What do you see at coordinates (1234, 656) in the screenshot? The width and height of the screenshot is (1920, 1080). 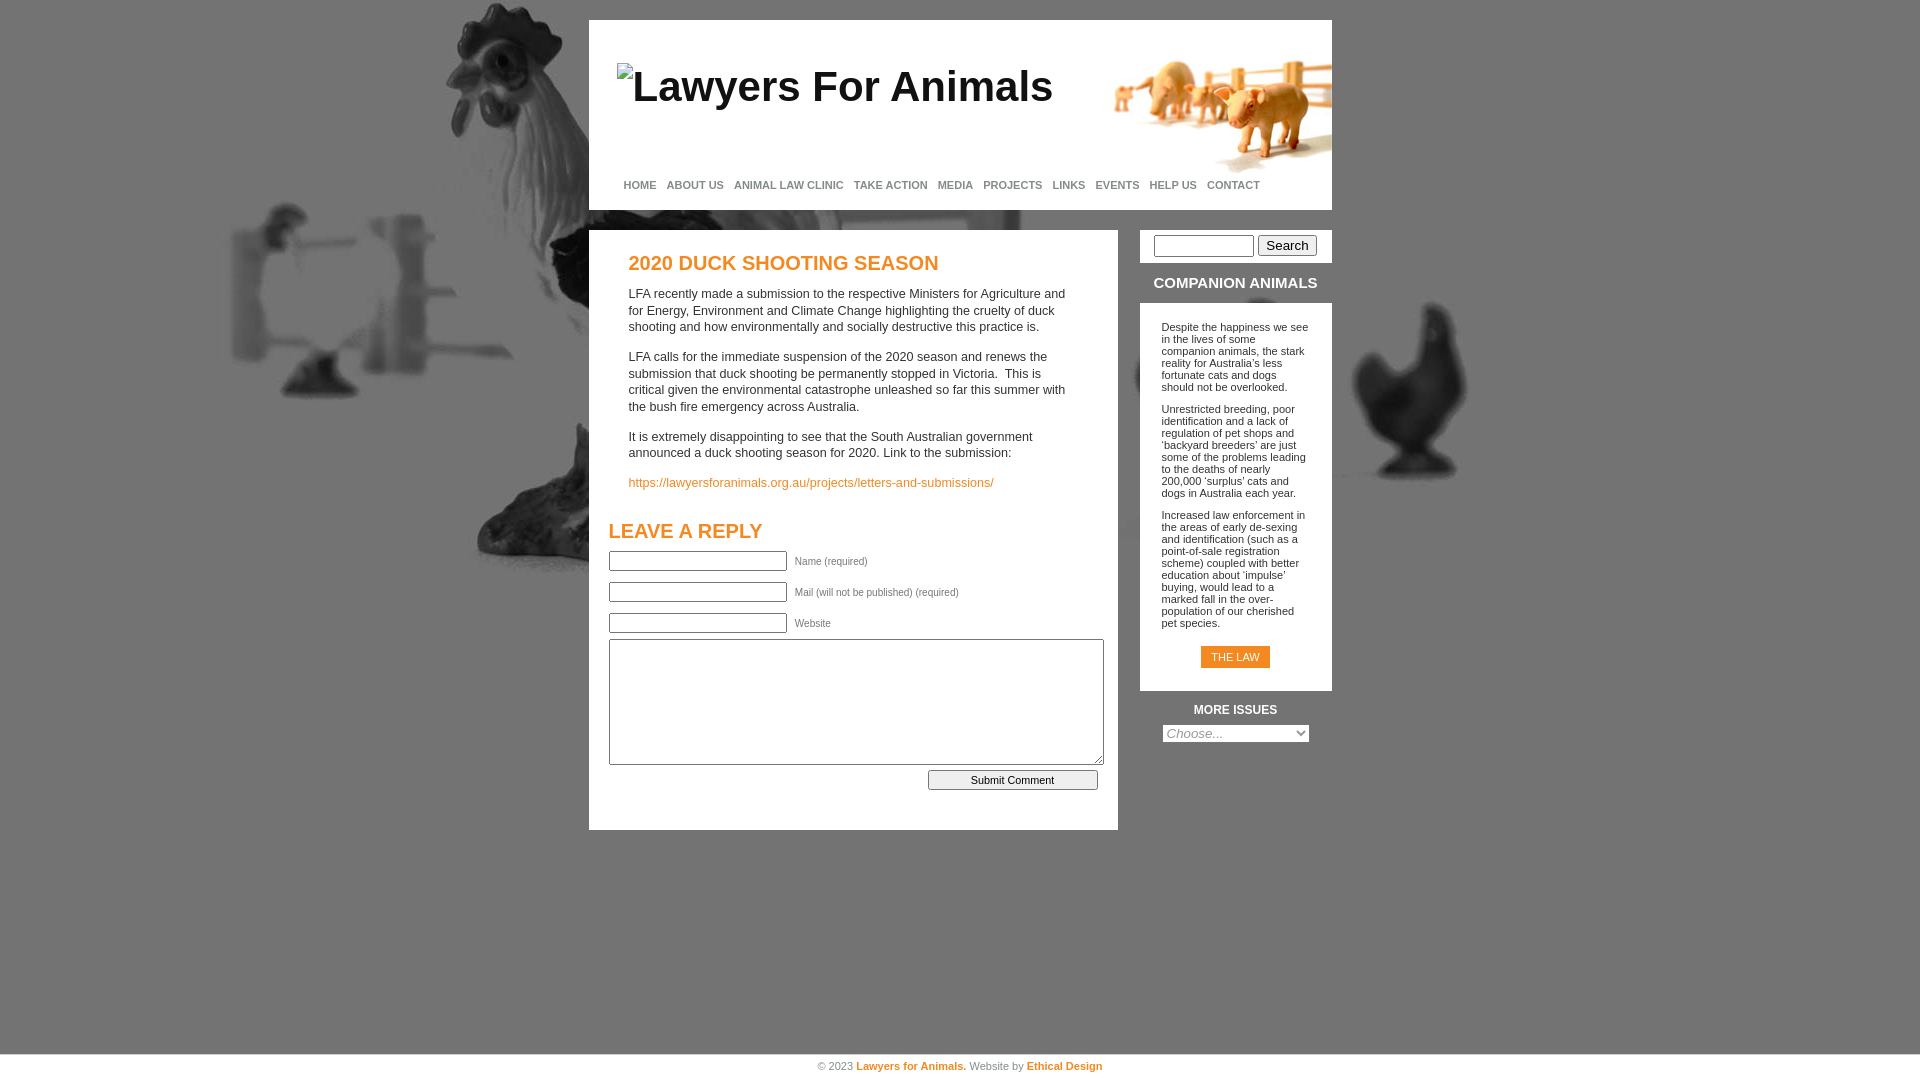 I see `'THE LAW'` at bounding box center [1234, 656].